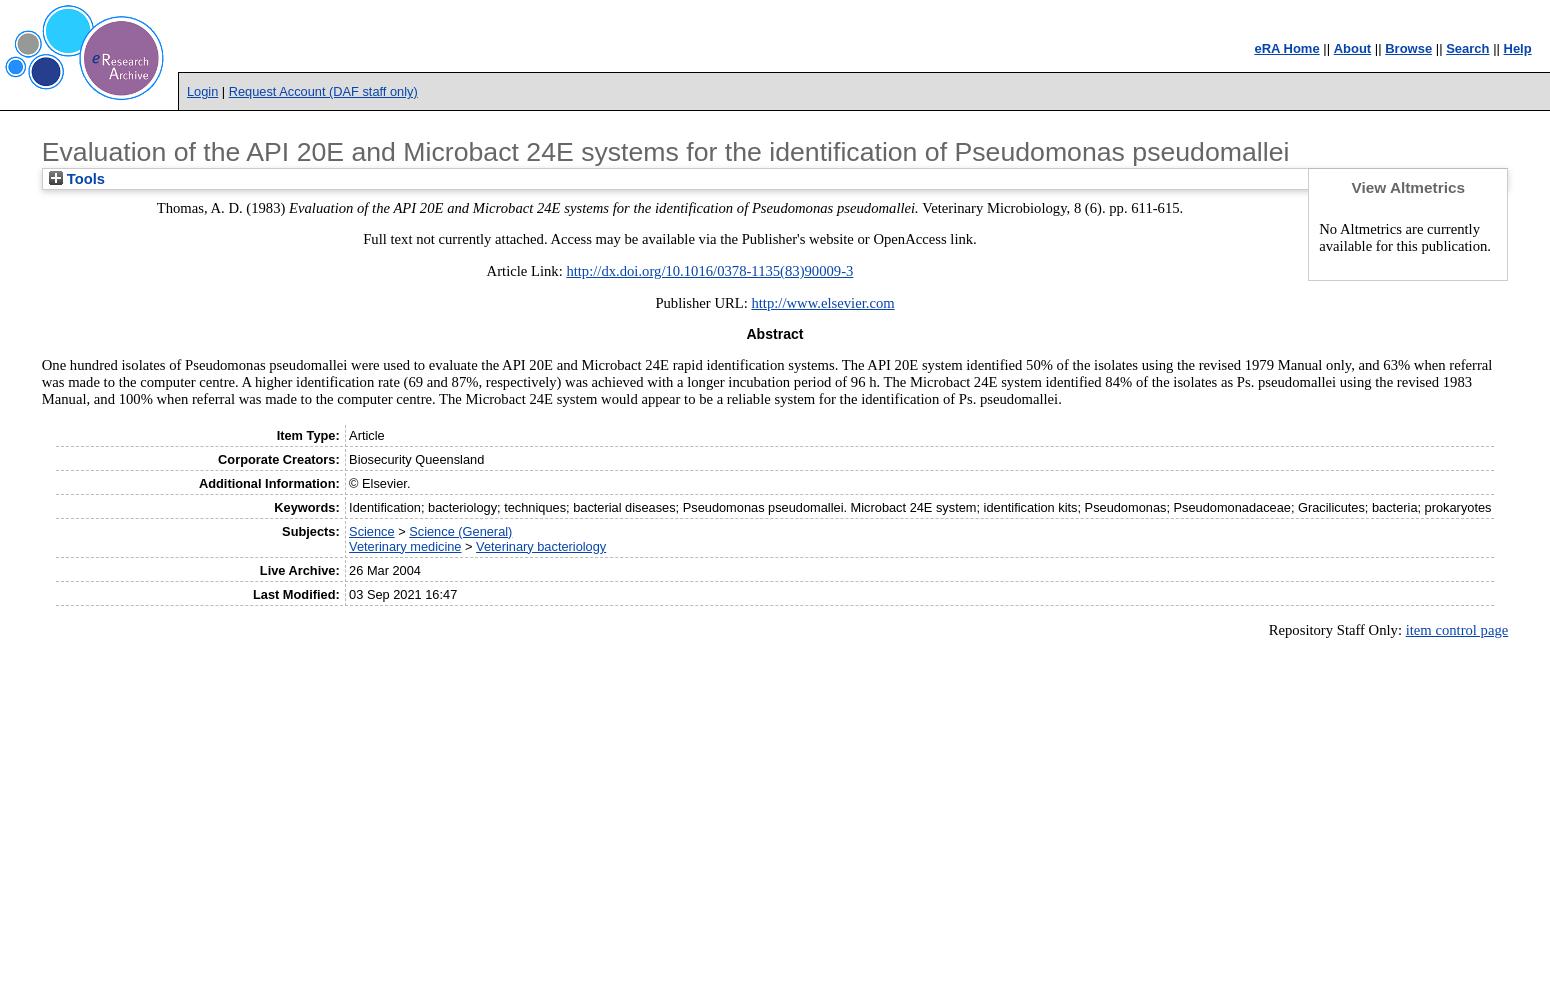 This screenshot has width=1550, height=1000. Describe the element at coordinates (281, 530) in the screenshot. I see `'Subjects:'` at that location.